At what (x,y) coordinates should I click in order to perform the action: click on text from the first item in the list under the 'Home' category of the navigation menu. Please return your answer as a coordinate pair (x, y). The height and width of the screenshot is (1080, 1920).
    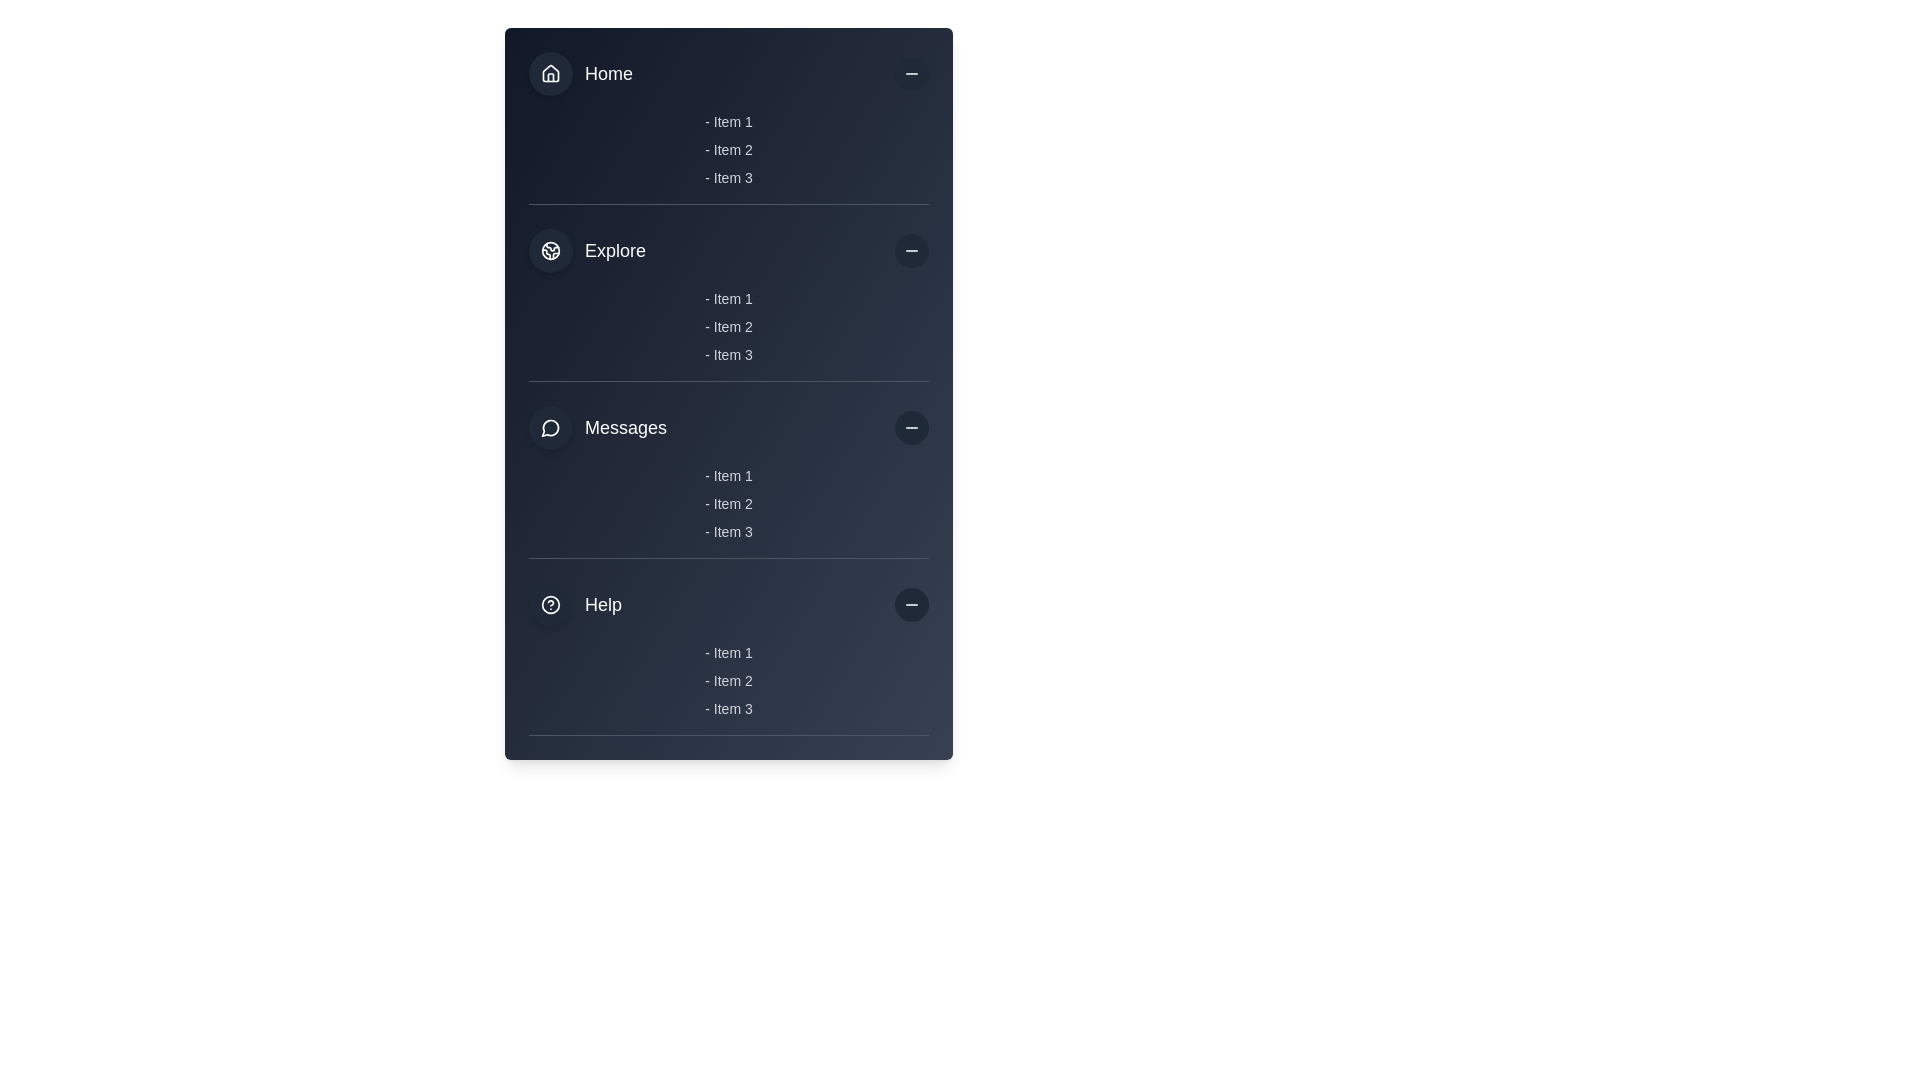
    Looking at the image, I should click on (728, 122).